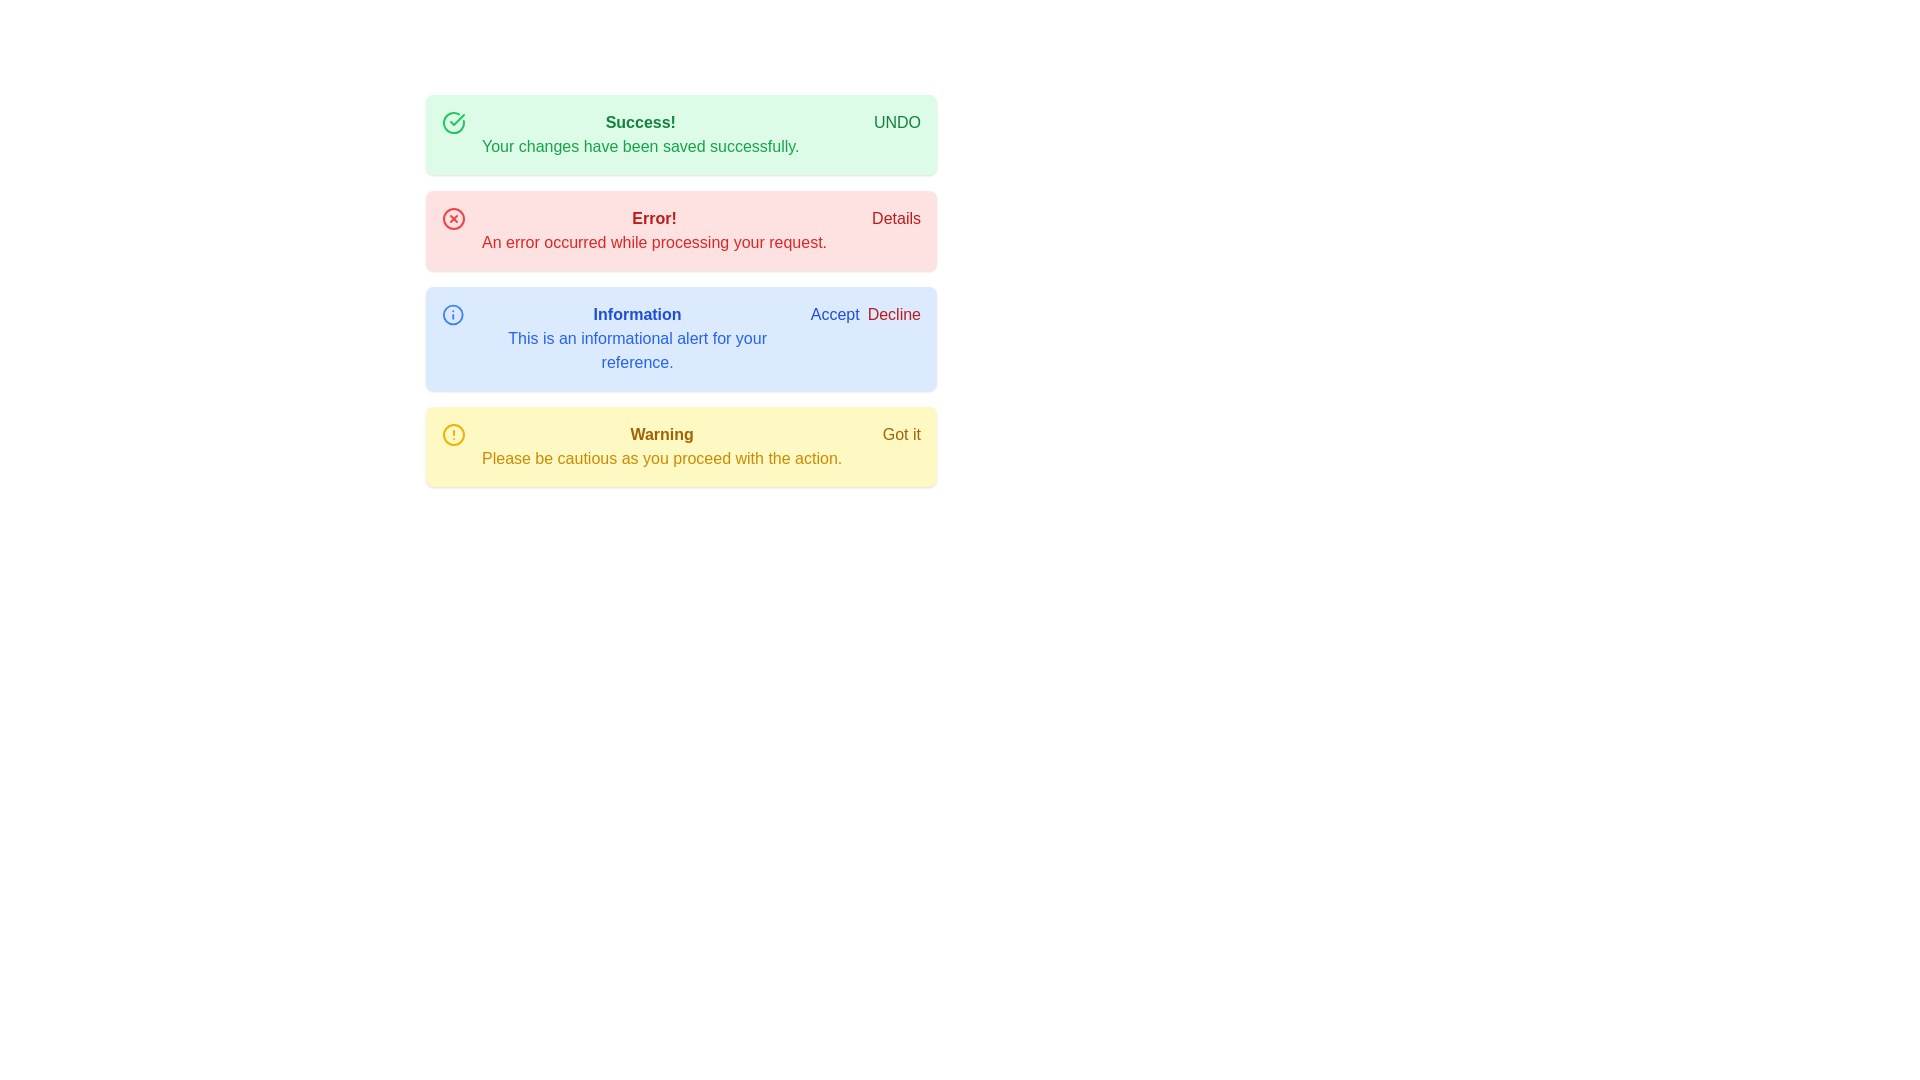 The width and height of the screenshot is (1920, 1080). What do you see at coordinates (654, 242) in the screenshot?
I see `error message displayed in red text stating 'An error occurred while processing your request.' which is positioned below the 'Error!' message in the notification box` at bounding box center [654, 242].